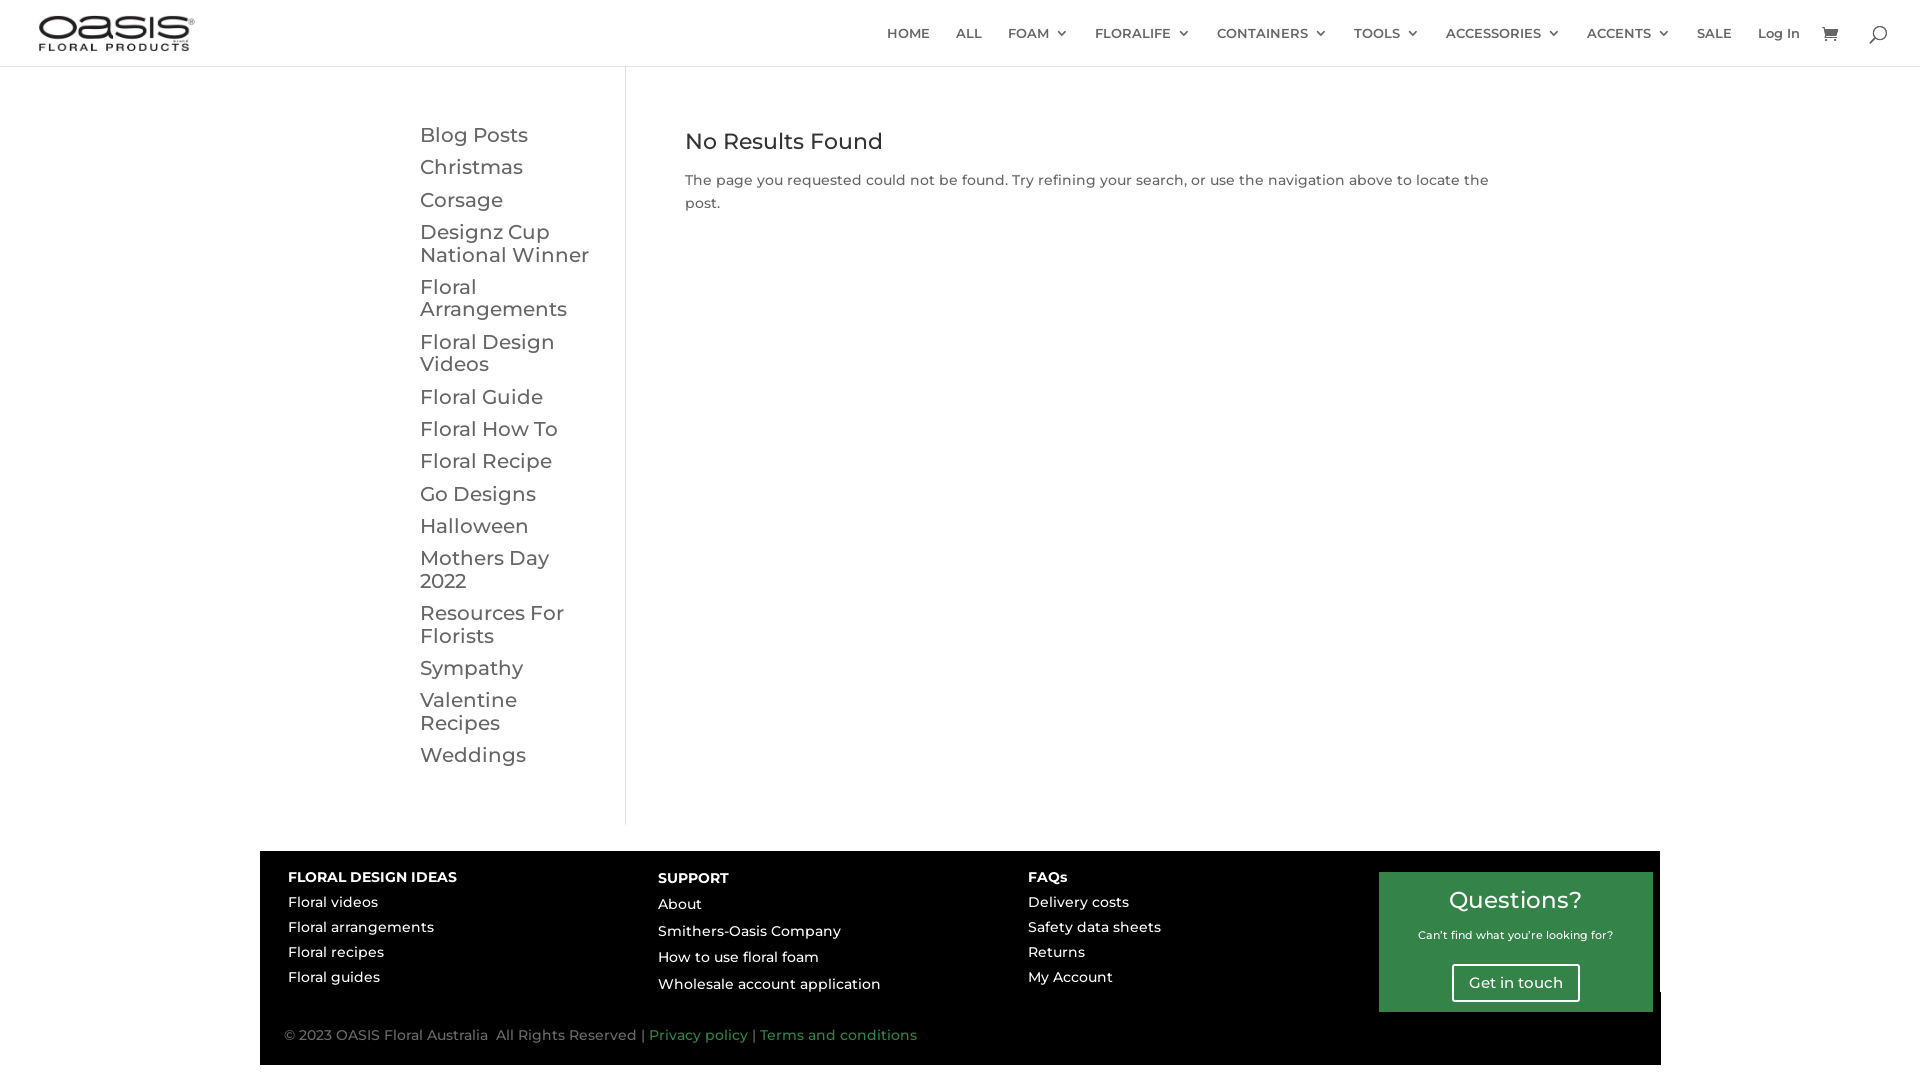 This screenshot has height=1080, width=1920. I want to click on 'SALE', so click(1713, 45).